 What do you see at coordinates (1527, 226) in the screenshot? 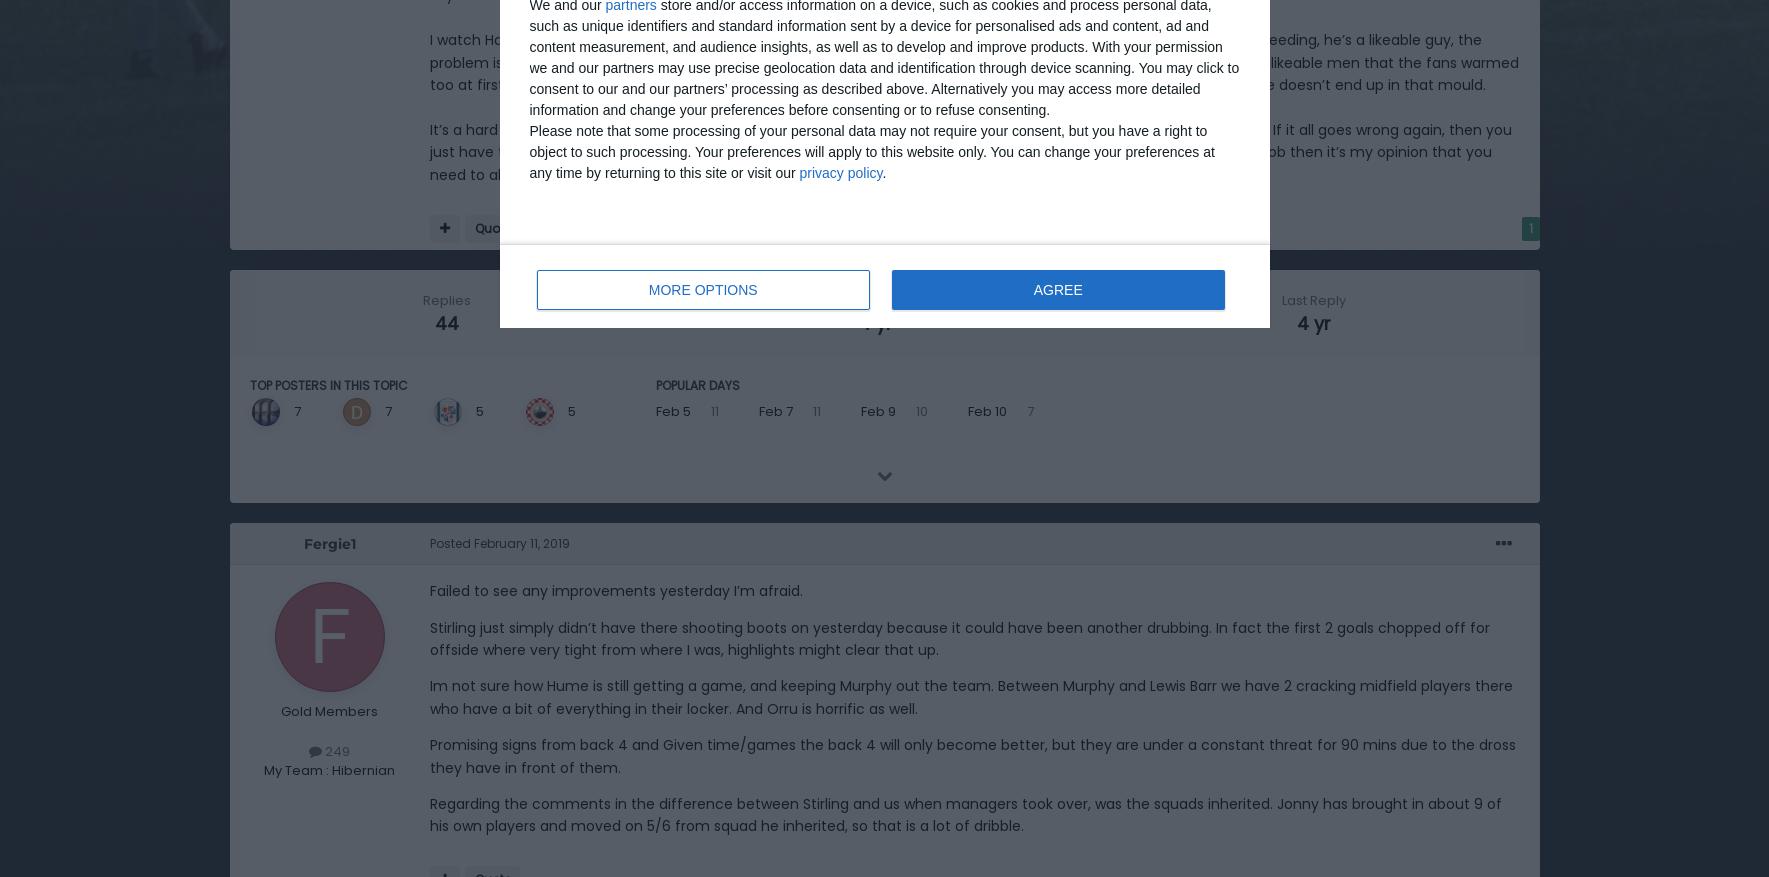
I see `'1'` at bounding box center [1527, 226].